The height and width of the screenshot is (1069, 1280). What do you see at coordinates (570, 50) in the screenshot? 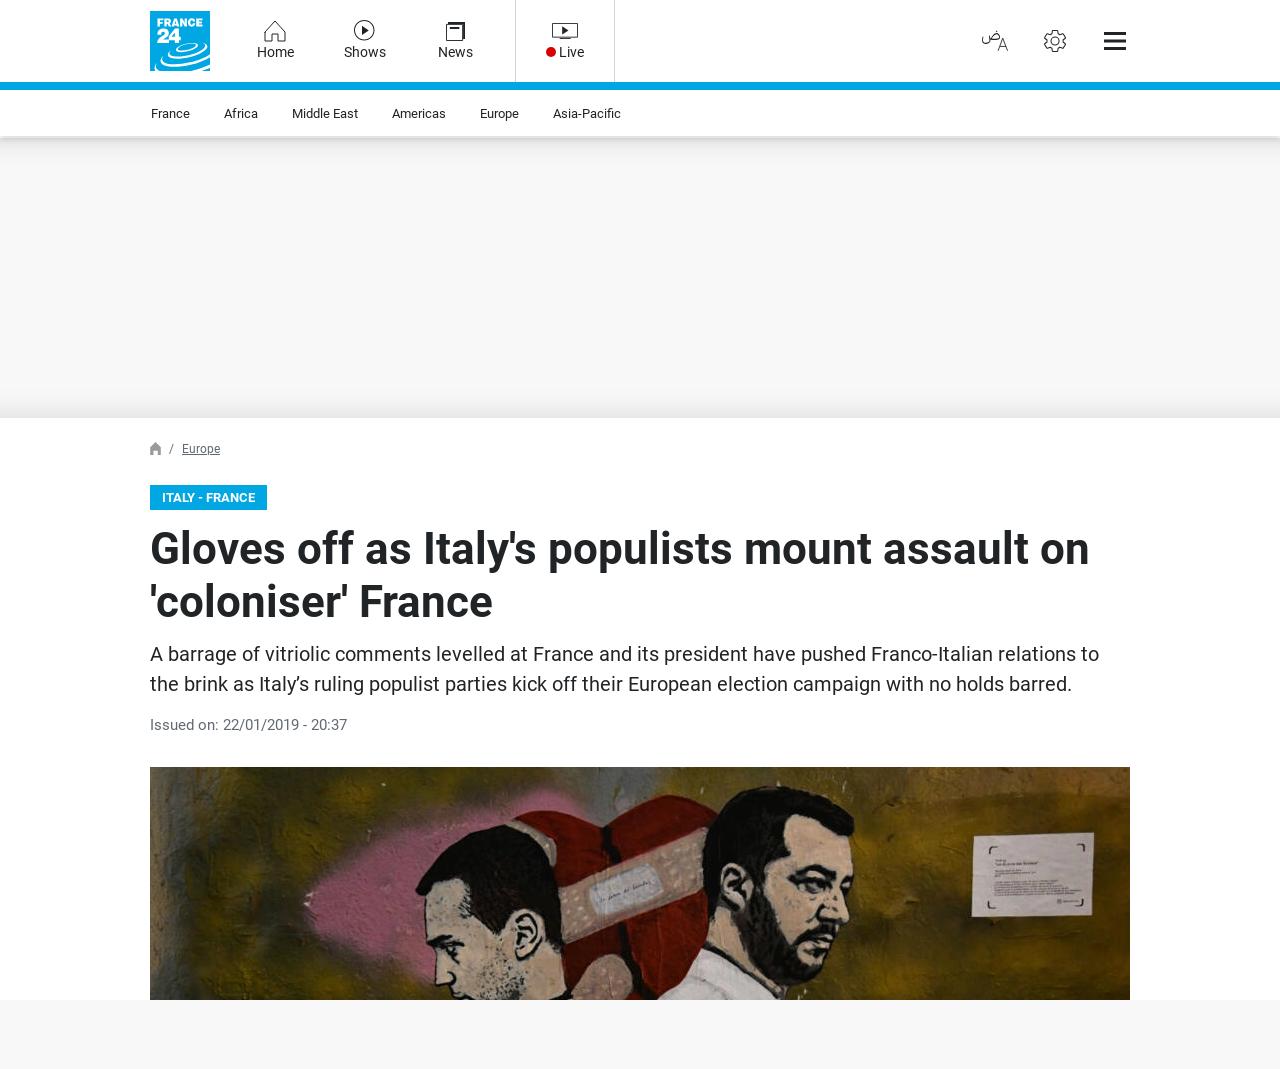
I see `'Live'` at bounding box center [570, 50].